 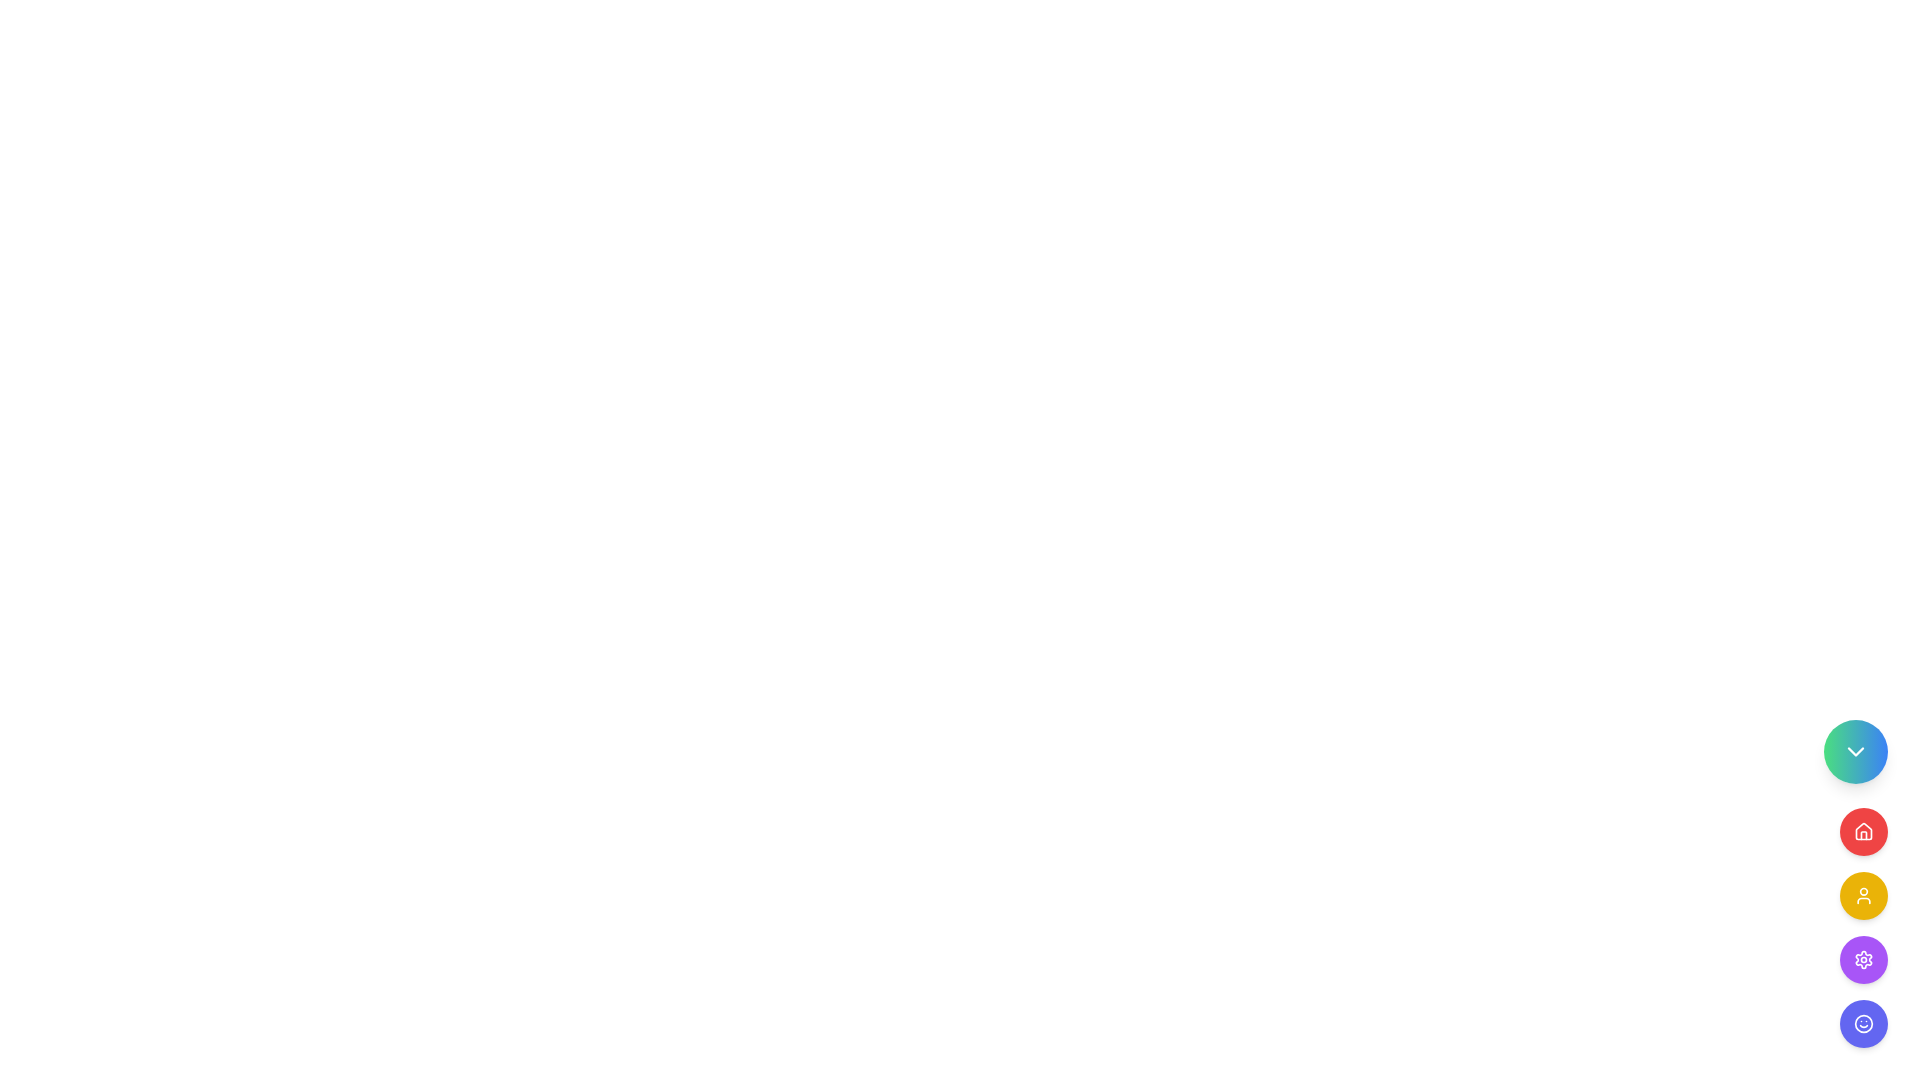 I want to click on the third button in a vertically-aligned group of four buttons, located below the red house icon button and above the purple gear icon button, so click(x=1862, y=894).